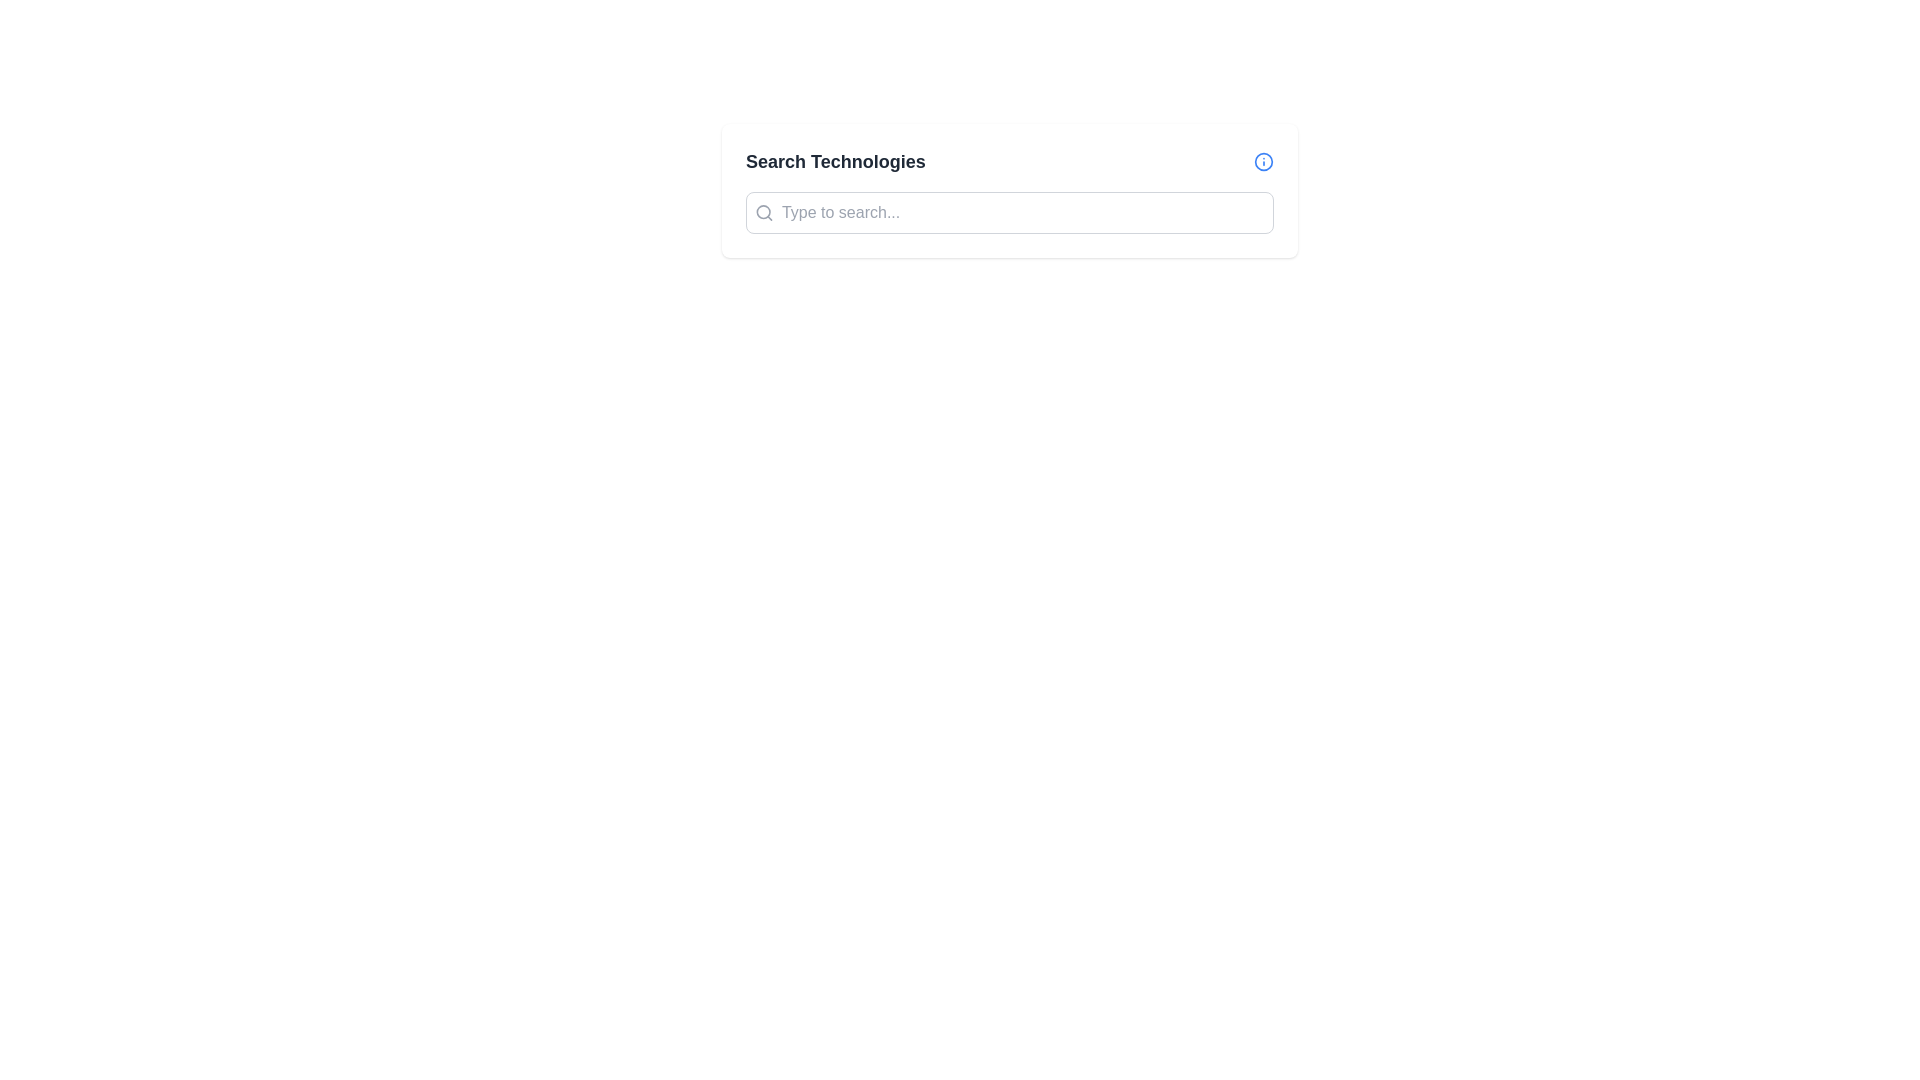  I want to click on the decorative SVG circle element representing the lens part of the search icon, which is positioned to the left of the search input field, so click(762, 212).